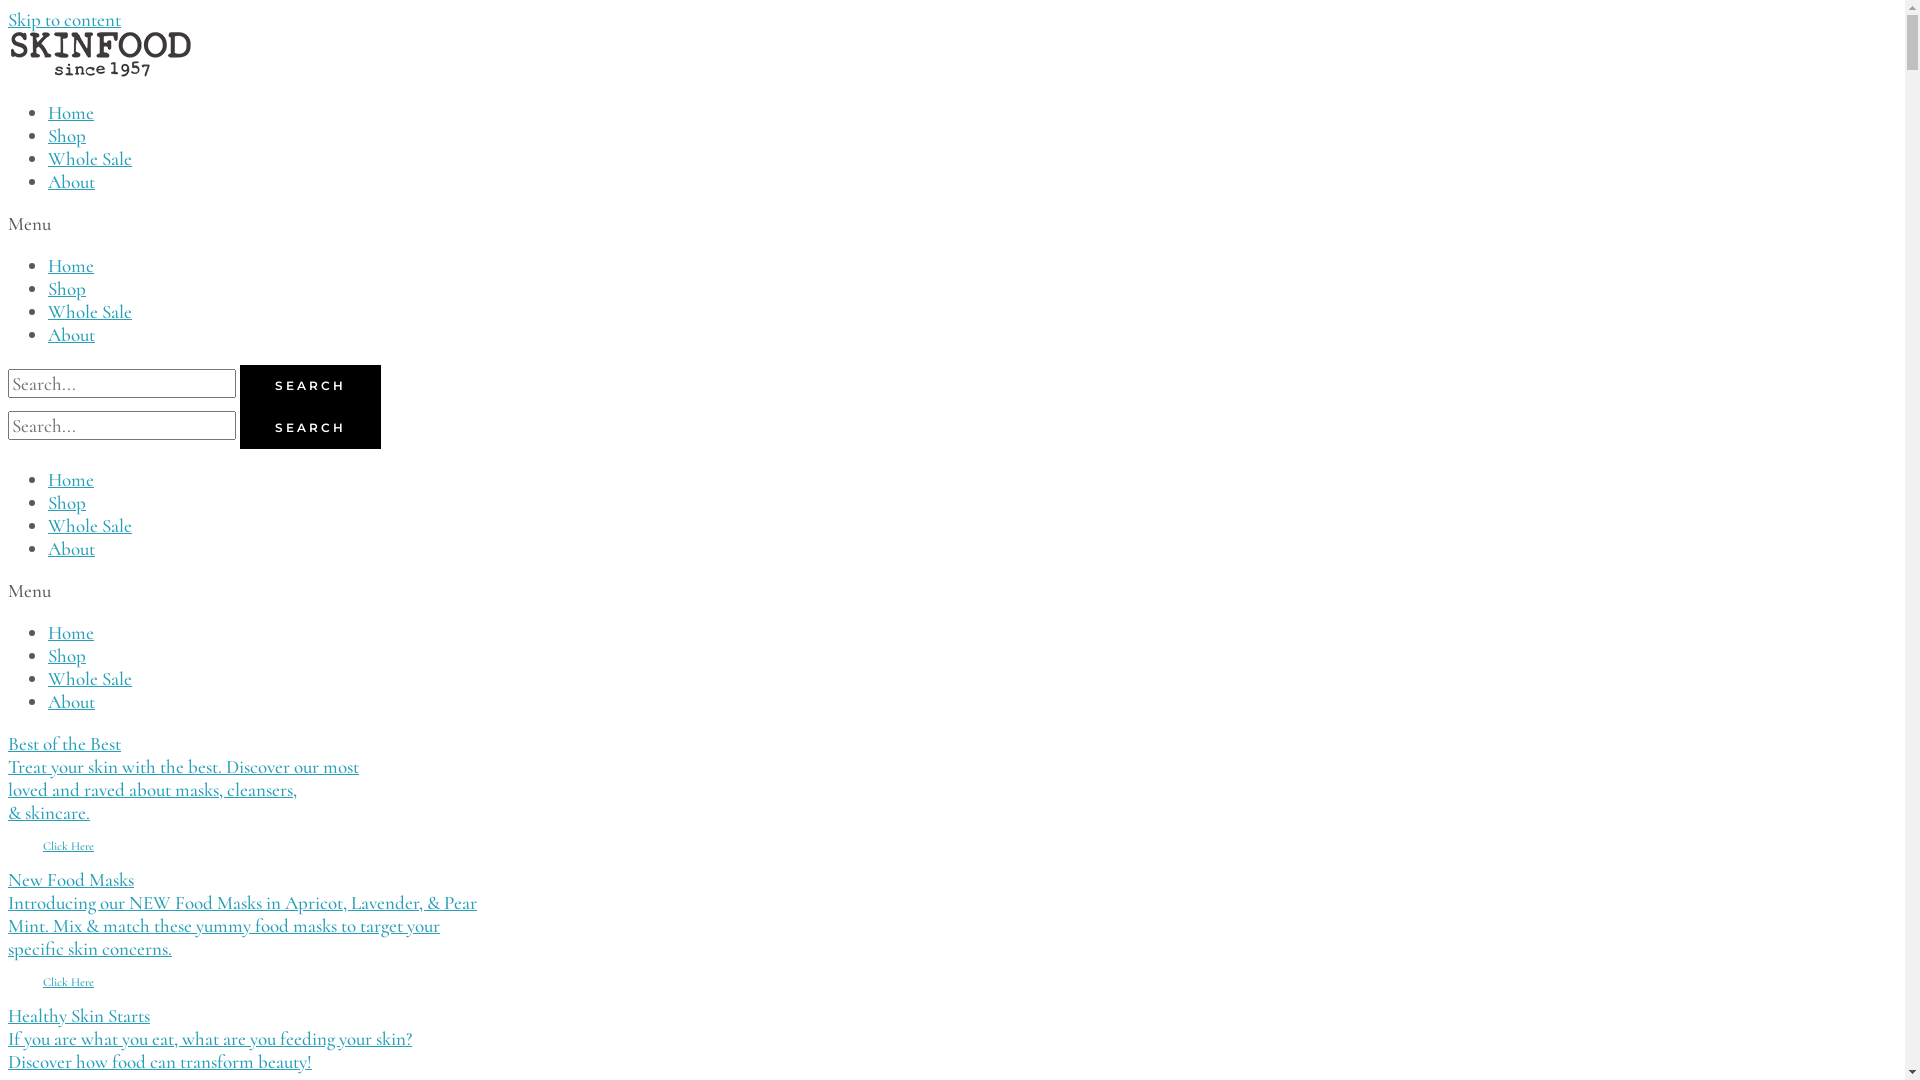 The height and width of the screenshot is (1080, 1920). Describe the element at coordinates (89, 311) in the screenshot. I see `'Whole Sale'` at that location.